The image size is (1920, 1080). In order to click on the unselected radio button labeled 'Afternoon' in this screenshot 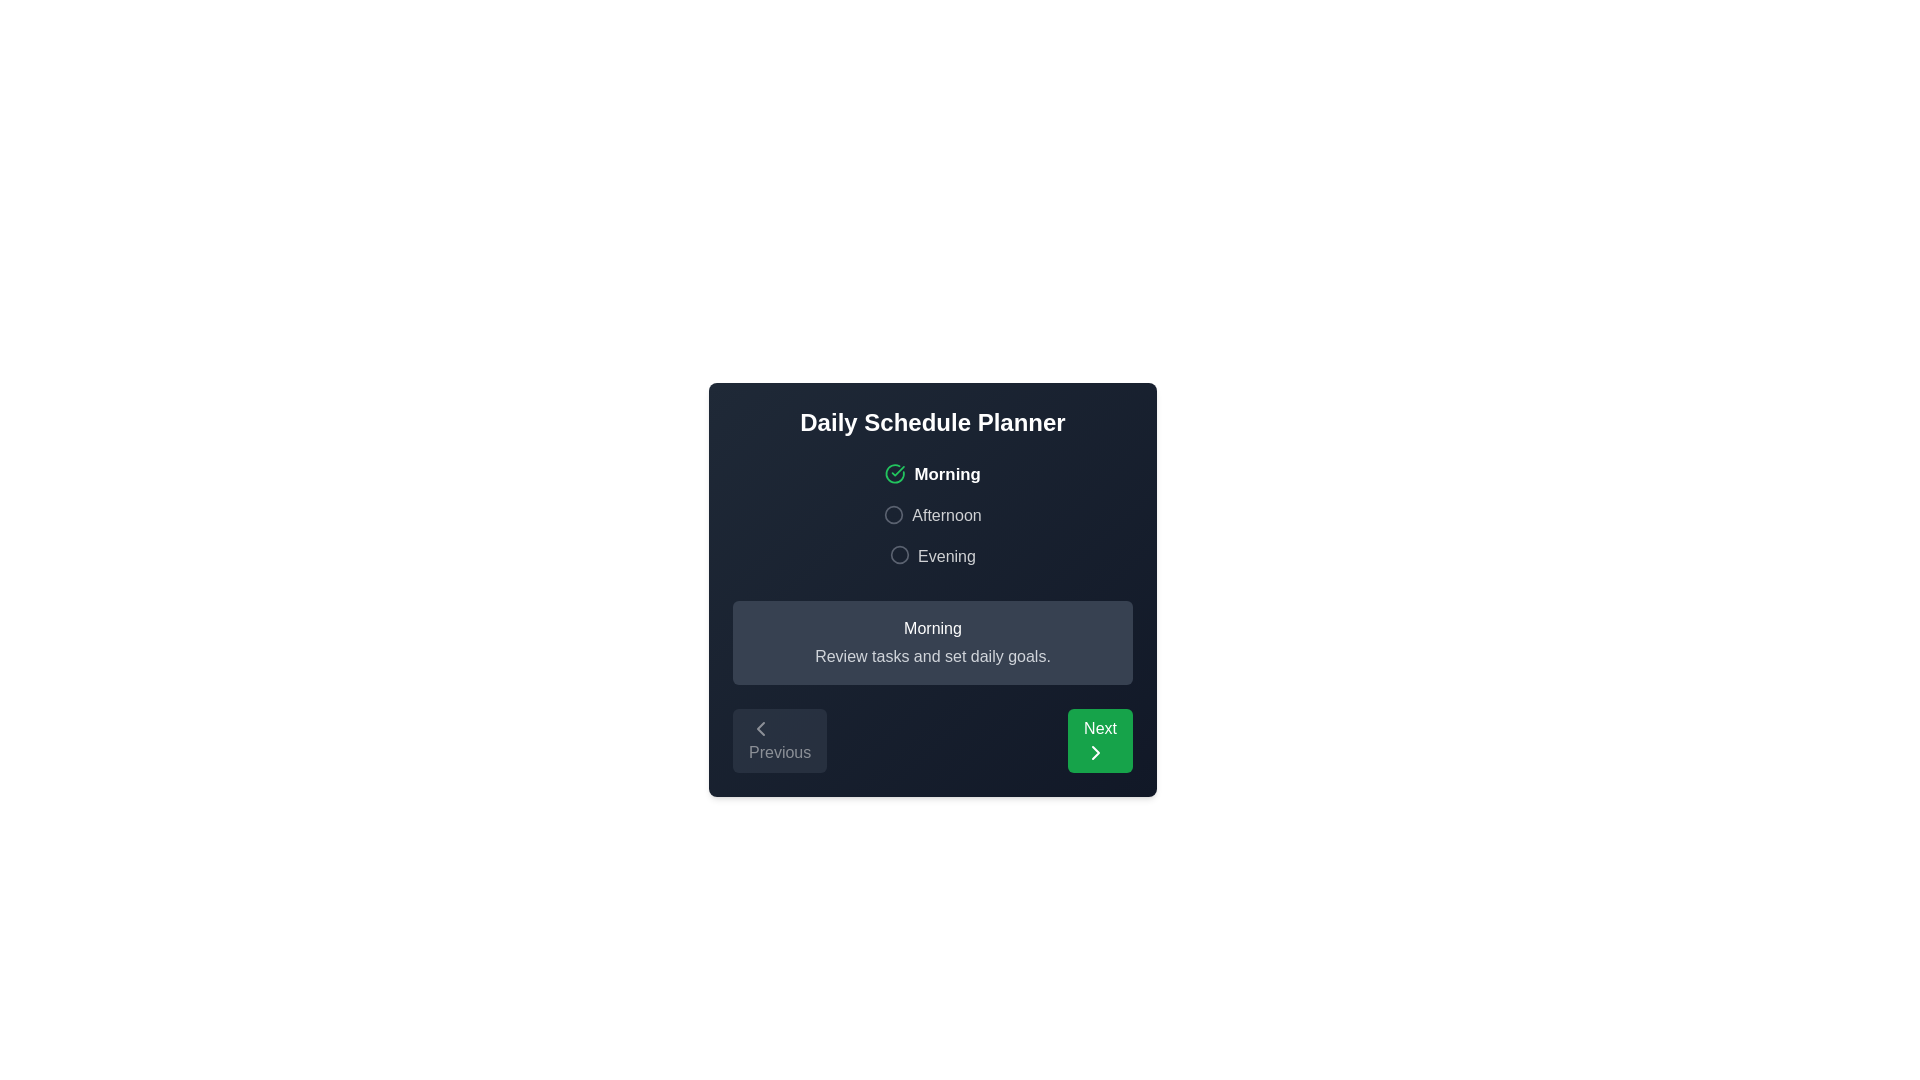, I will do `click(931, 515)`.